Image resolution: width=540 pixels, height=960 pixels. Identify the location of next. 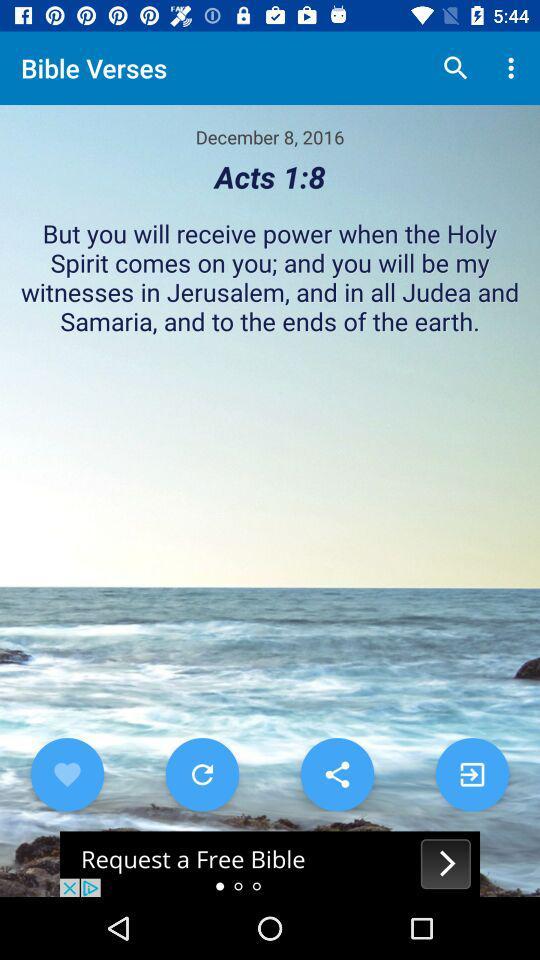
(472, 773).